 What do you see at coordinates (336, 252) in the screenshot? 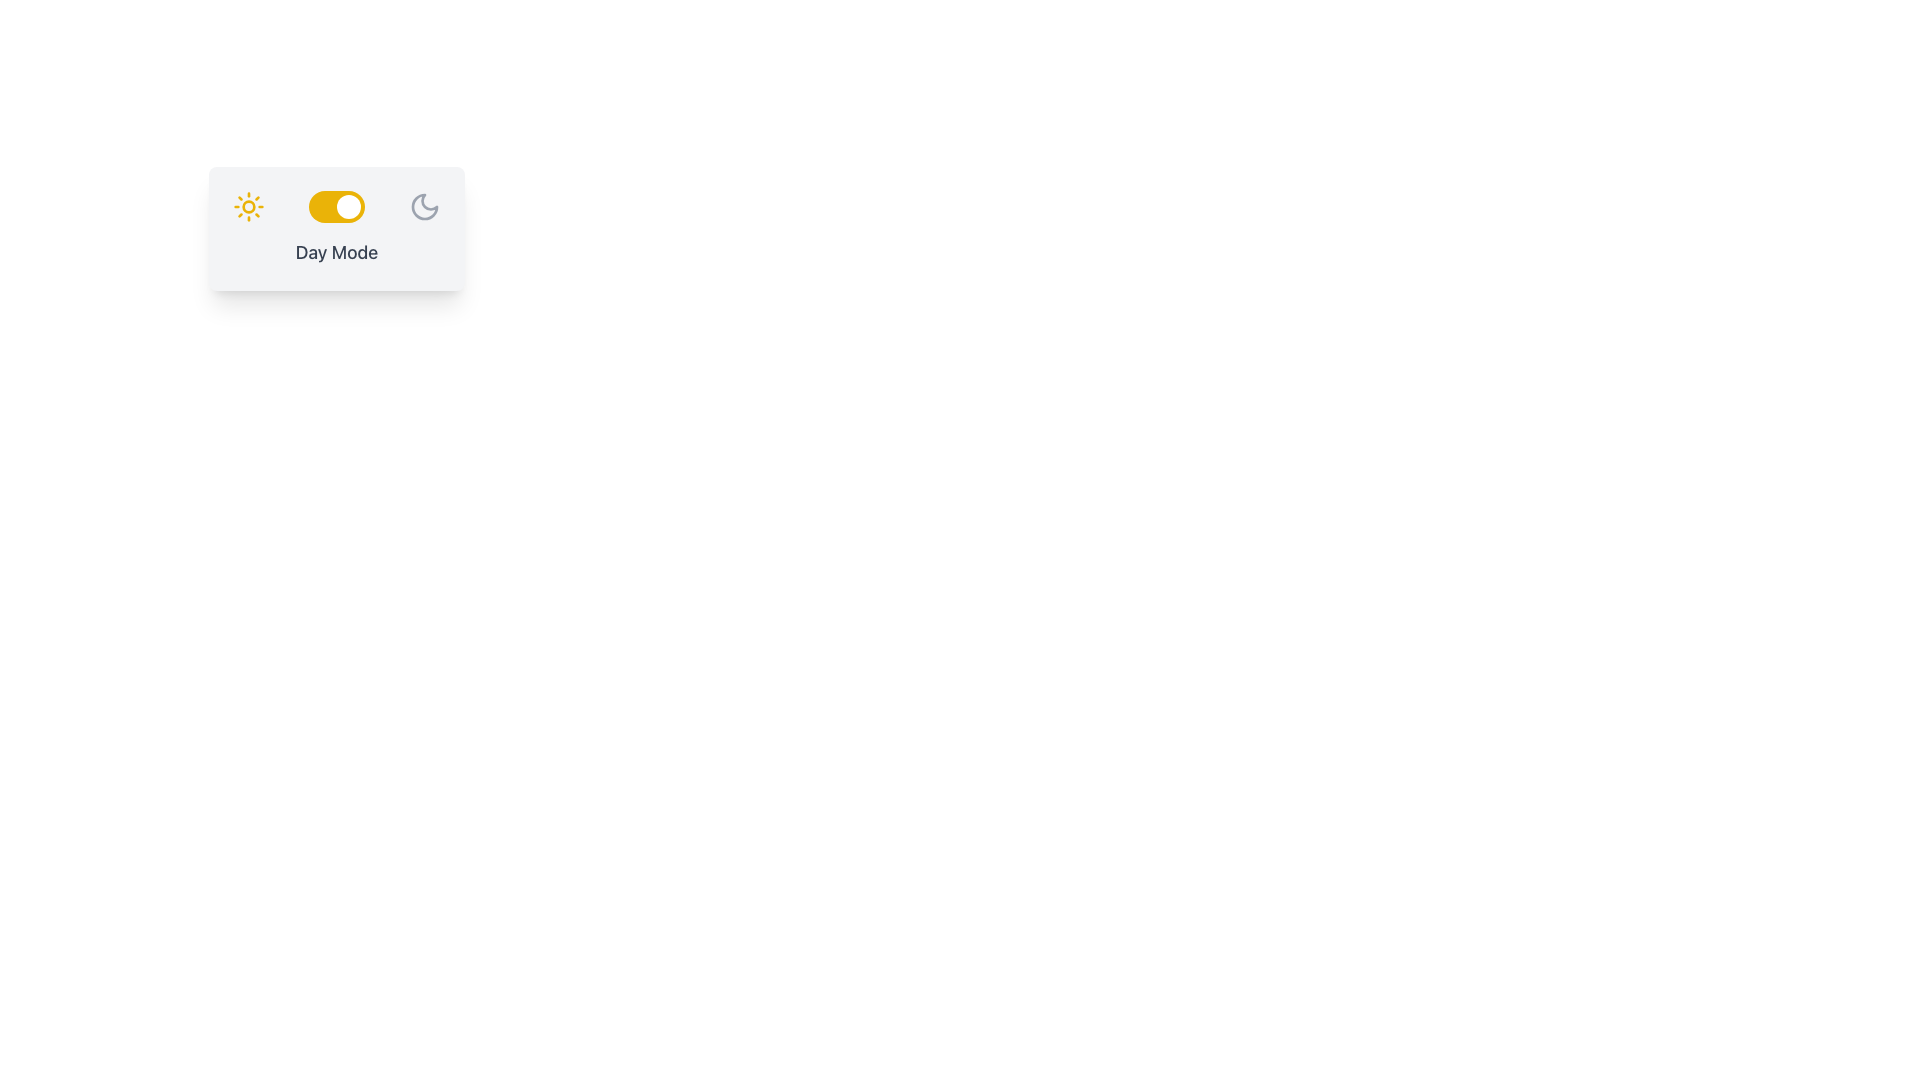
I see `text content of the label that indicates the selected mode of the toggle switch, located at the bottom of a card component, centered horizontally under the toggle switch` at bounding box center [336, 252].